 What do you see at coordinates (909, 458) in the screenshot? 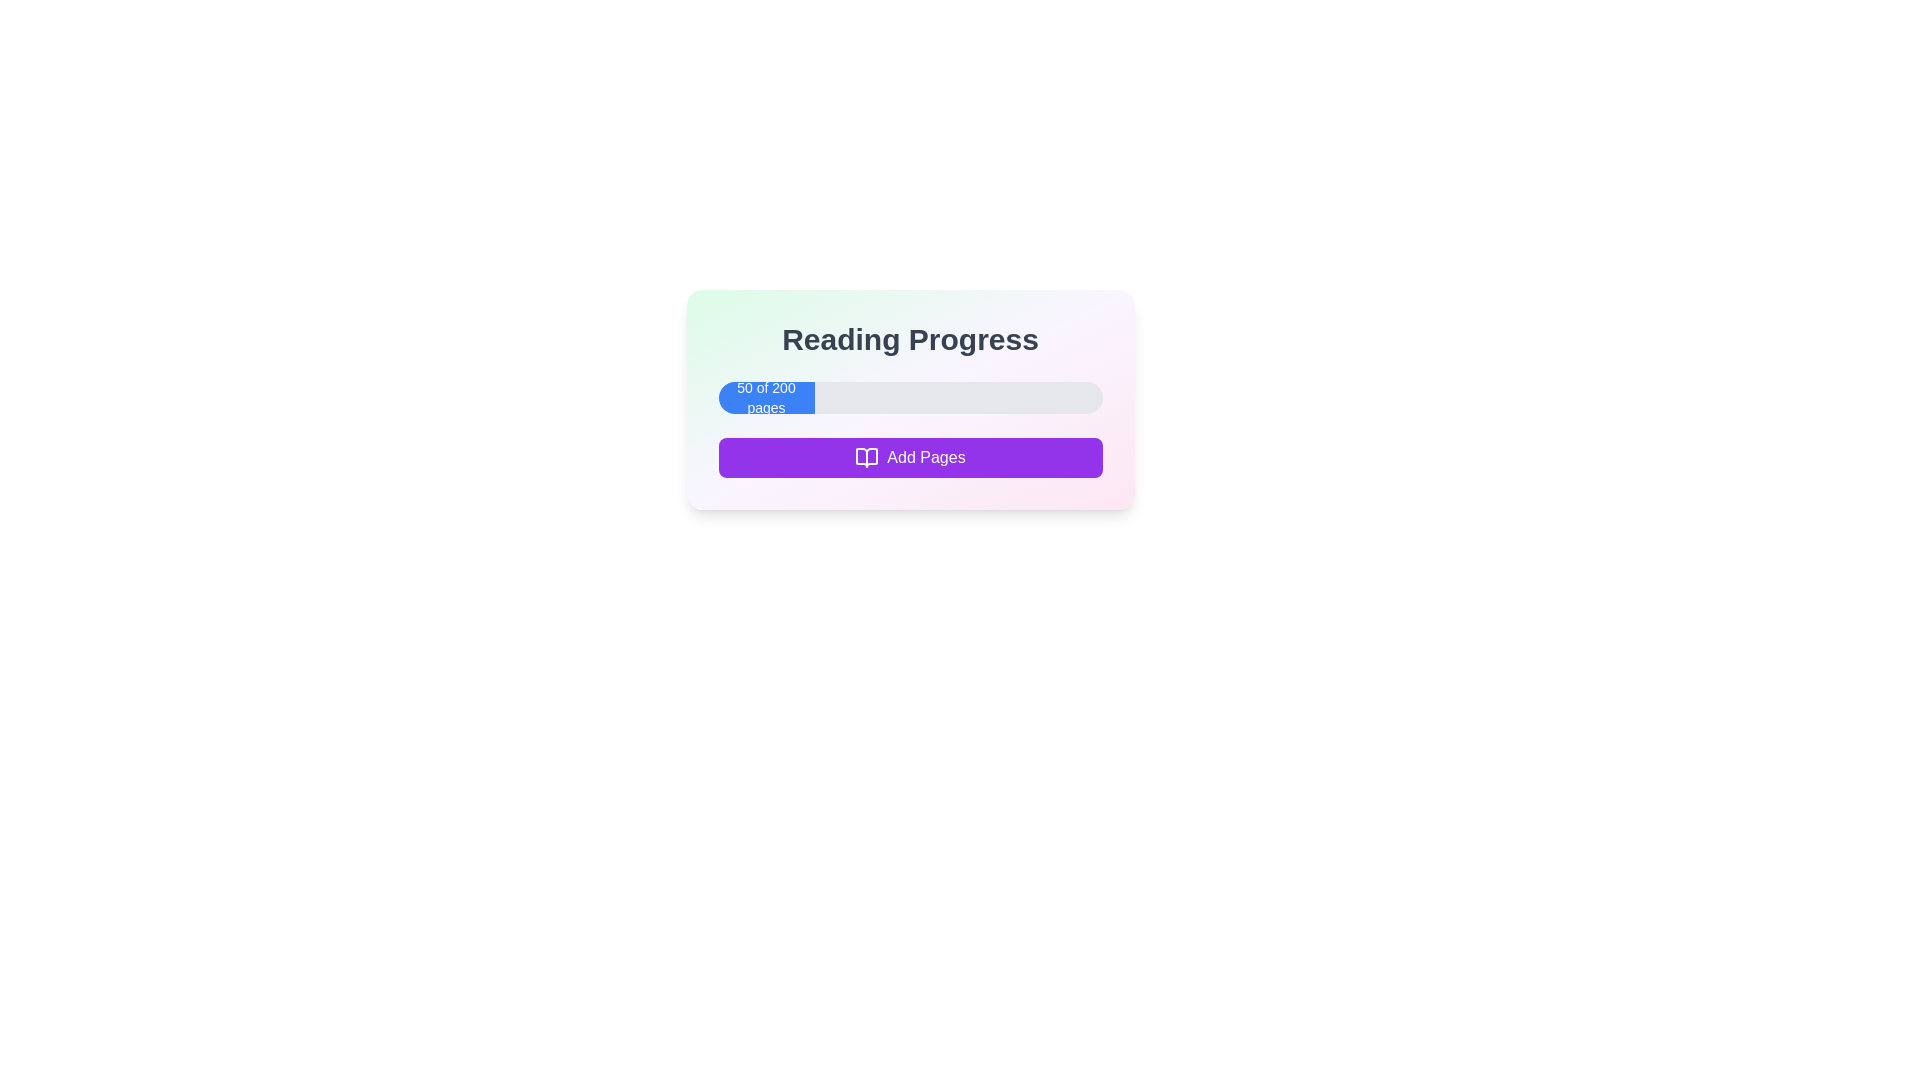
I see `the 'Add Pages' button with a purple background and an open book icon, located at the bottom of the 'Reading Progress' card` at bounding box center [909, 458].